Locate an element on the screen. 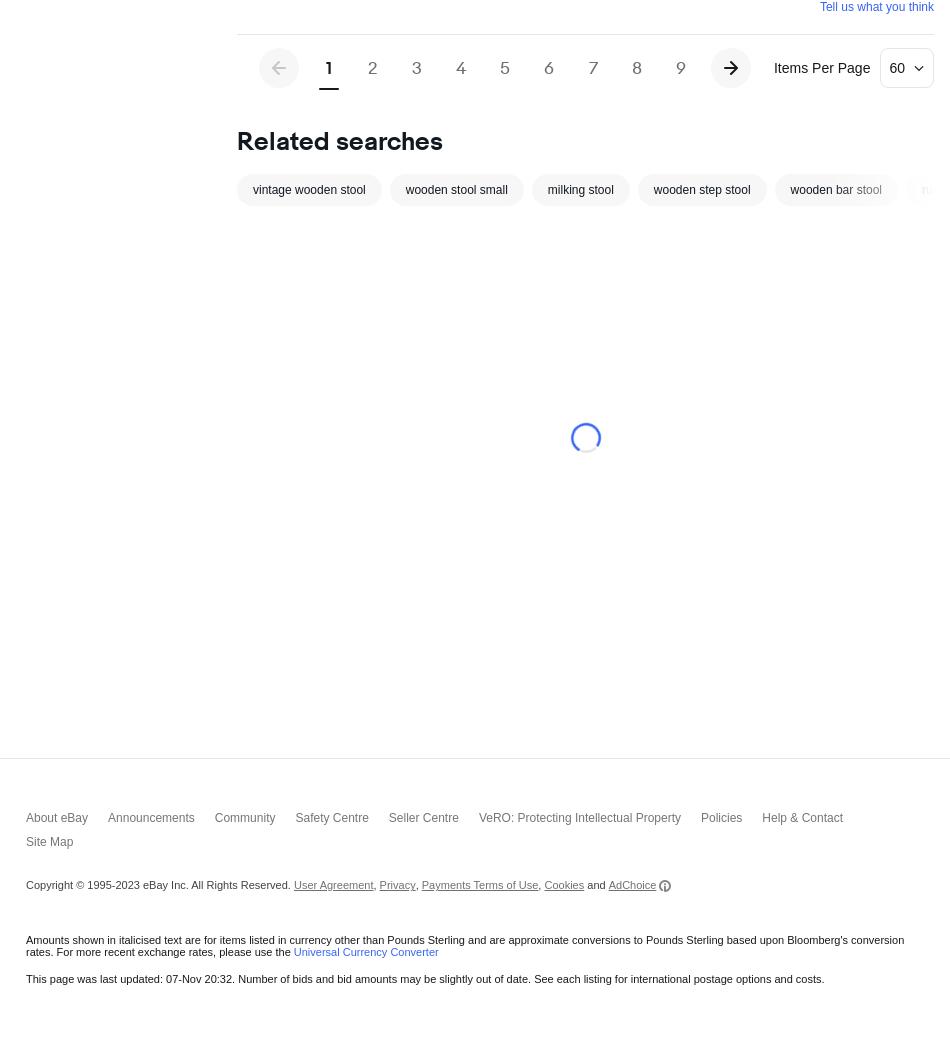  'vintage wooden stool' is located at coordinates (308, 189).